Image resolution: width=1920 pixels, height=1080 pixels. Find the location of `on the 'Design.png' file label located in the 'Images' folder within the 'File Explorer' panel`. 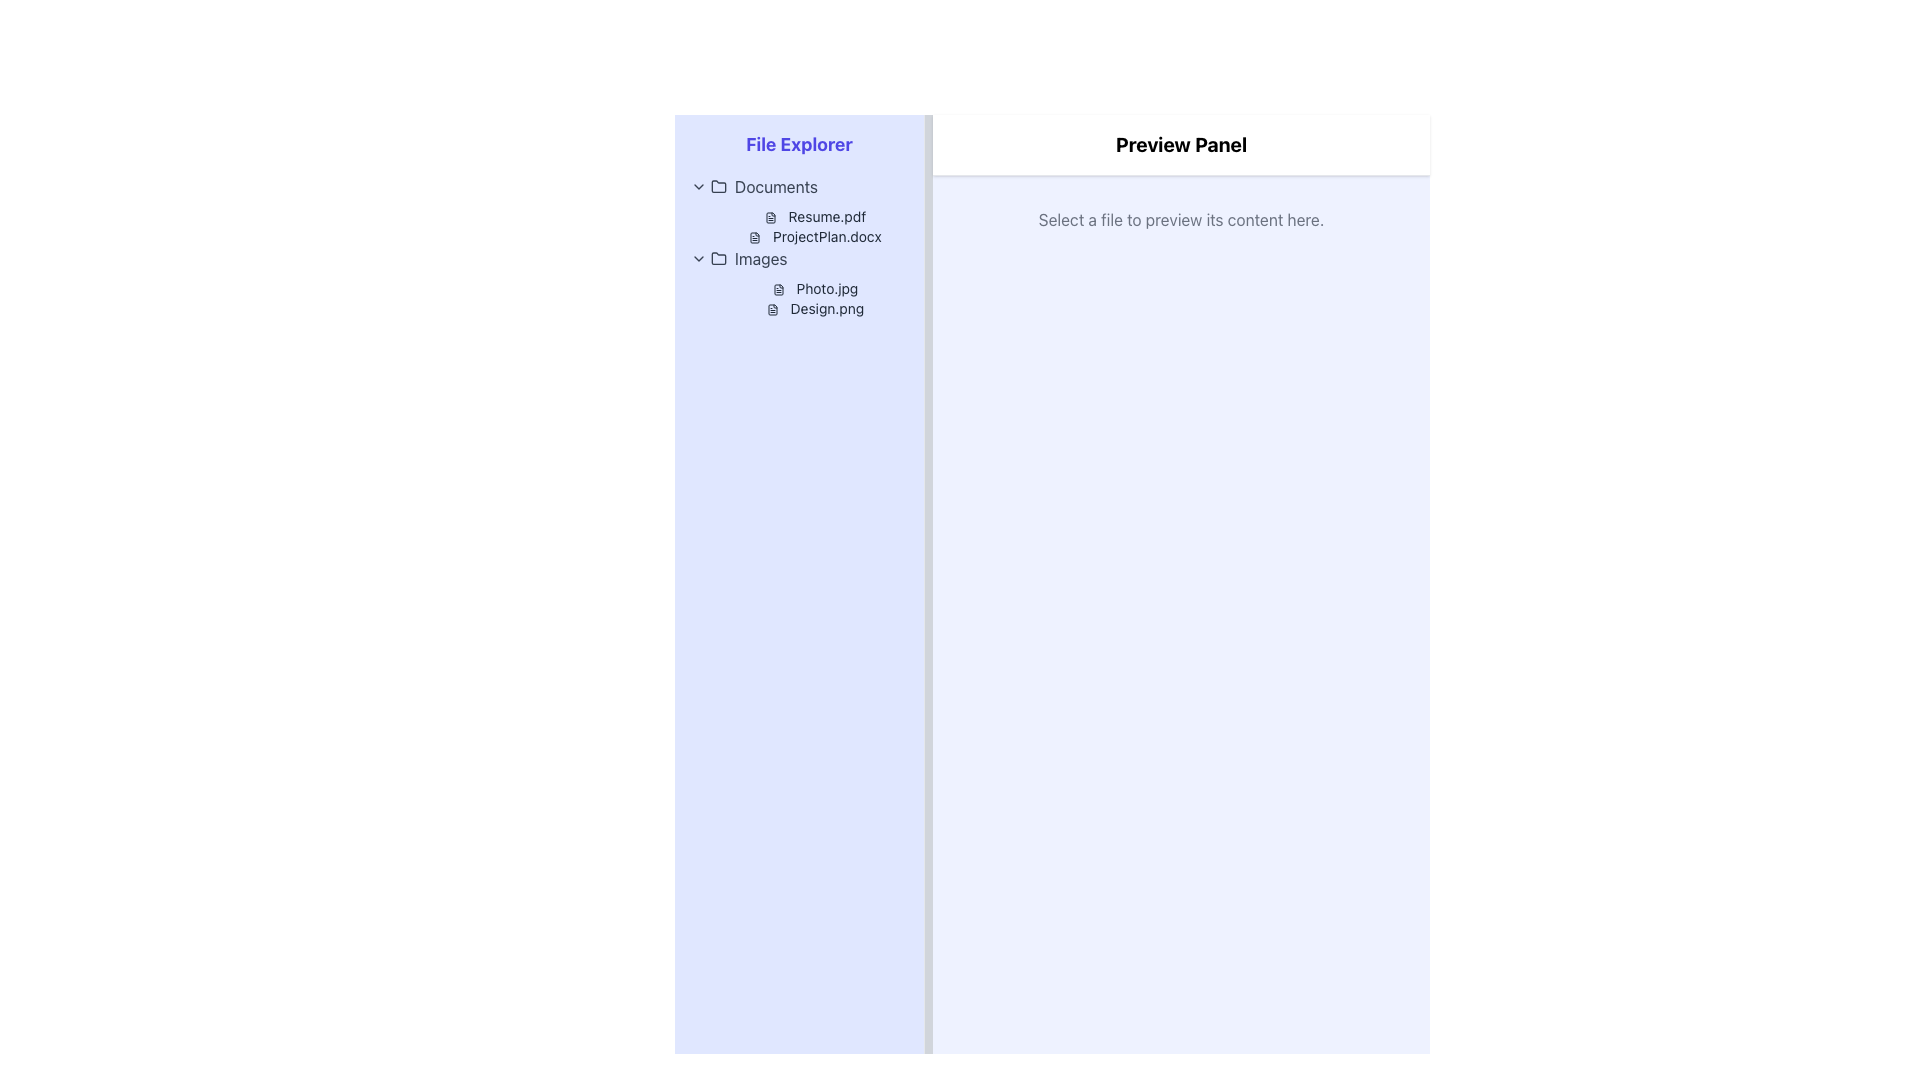

on the 'Design.png' file label located in the 'Images' folder within the 'File Explorer' panel is located at coordinates (815, 308).